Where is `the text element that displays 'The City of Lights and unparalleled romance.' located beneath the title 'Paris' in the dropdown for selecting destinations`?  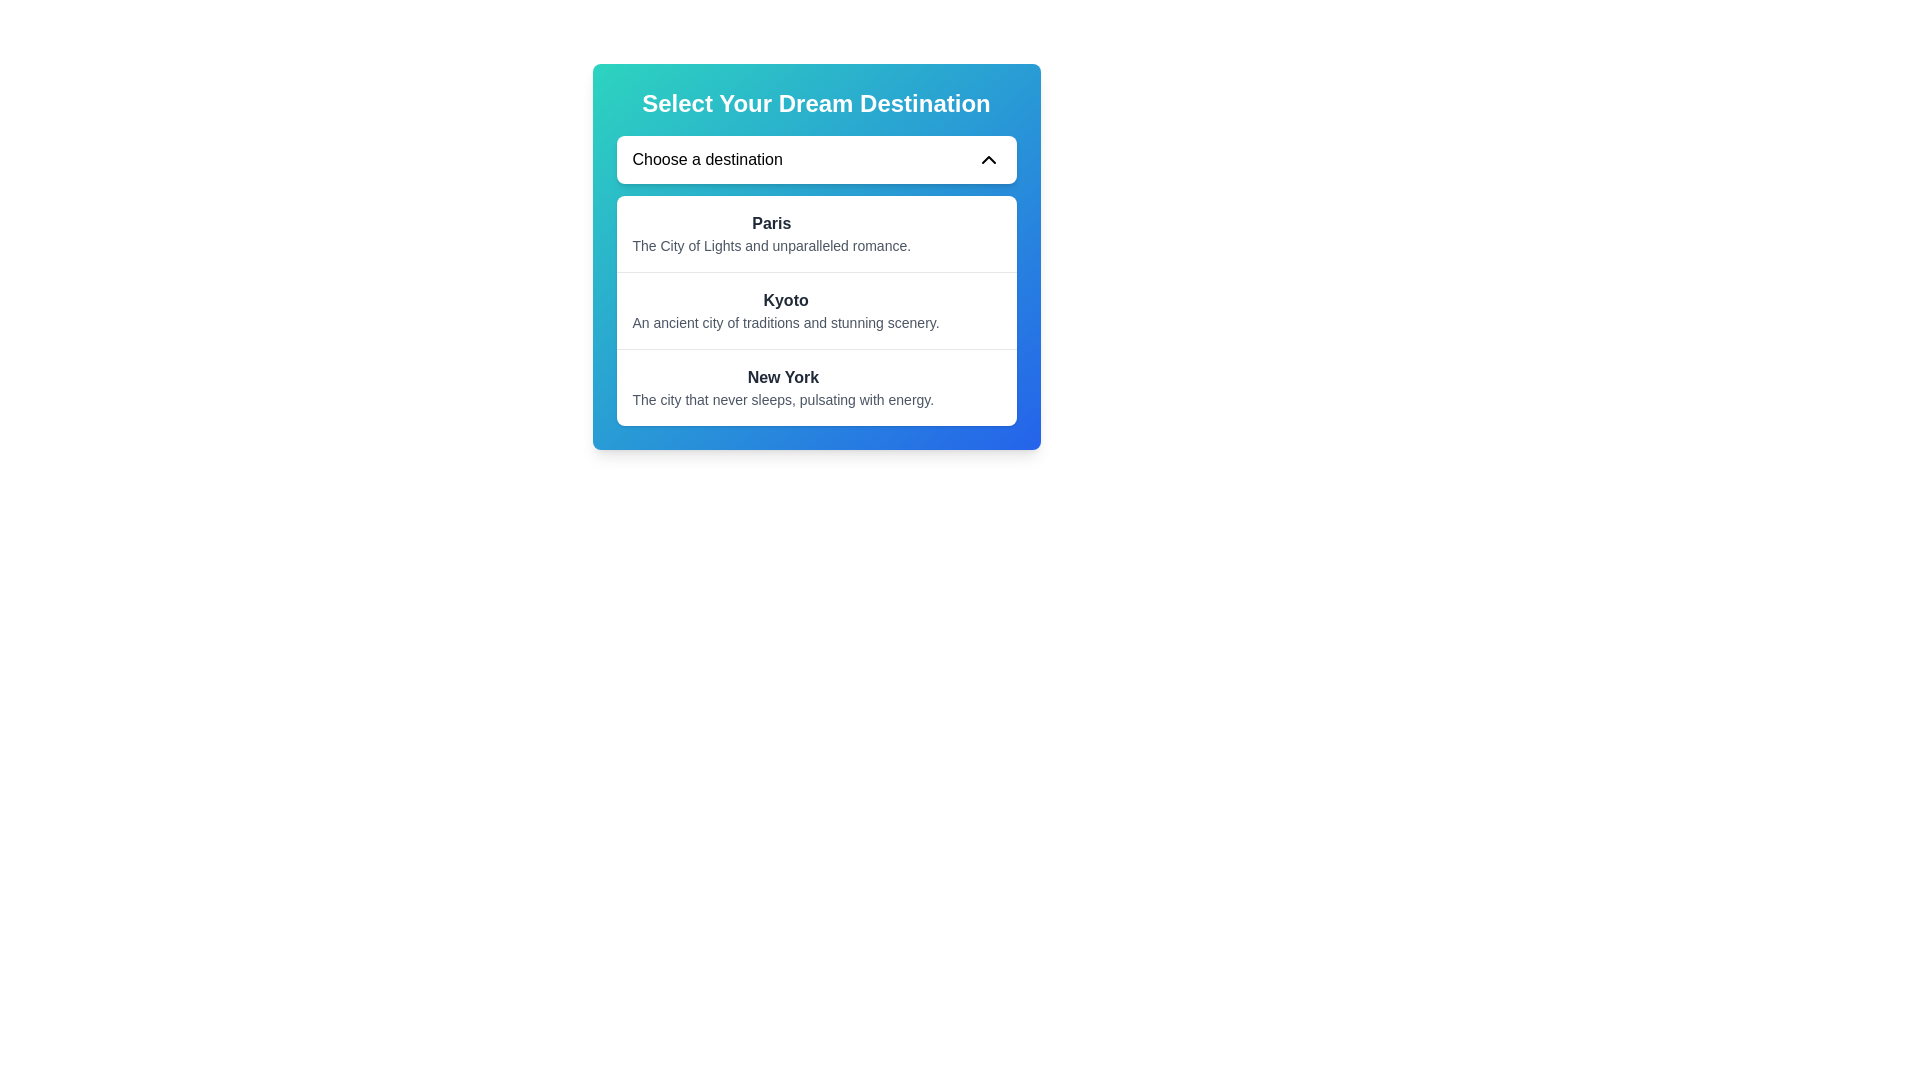 the text element that displays 'The City of Lights and unparalleled romance.' located beneath the title 'Paris' in the dropdown for selecting destinations is located at coordinates (770, 245).